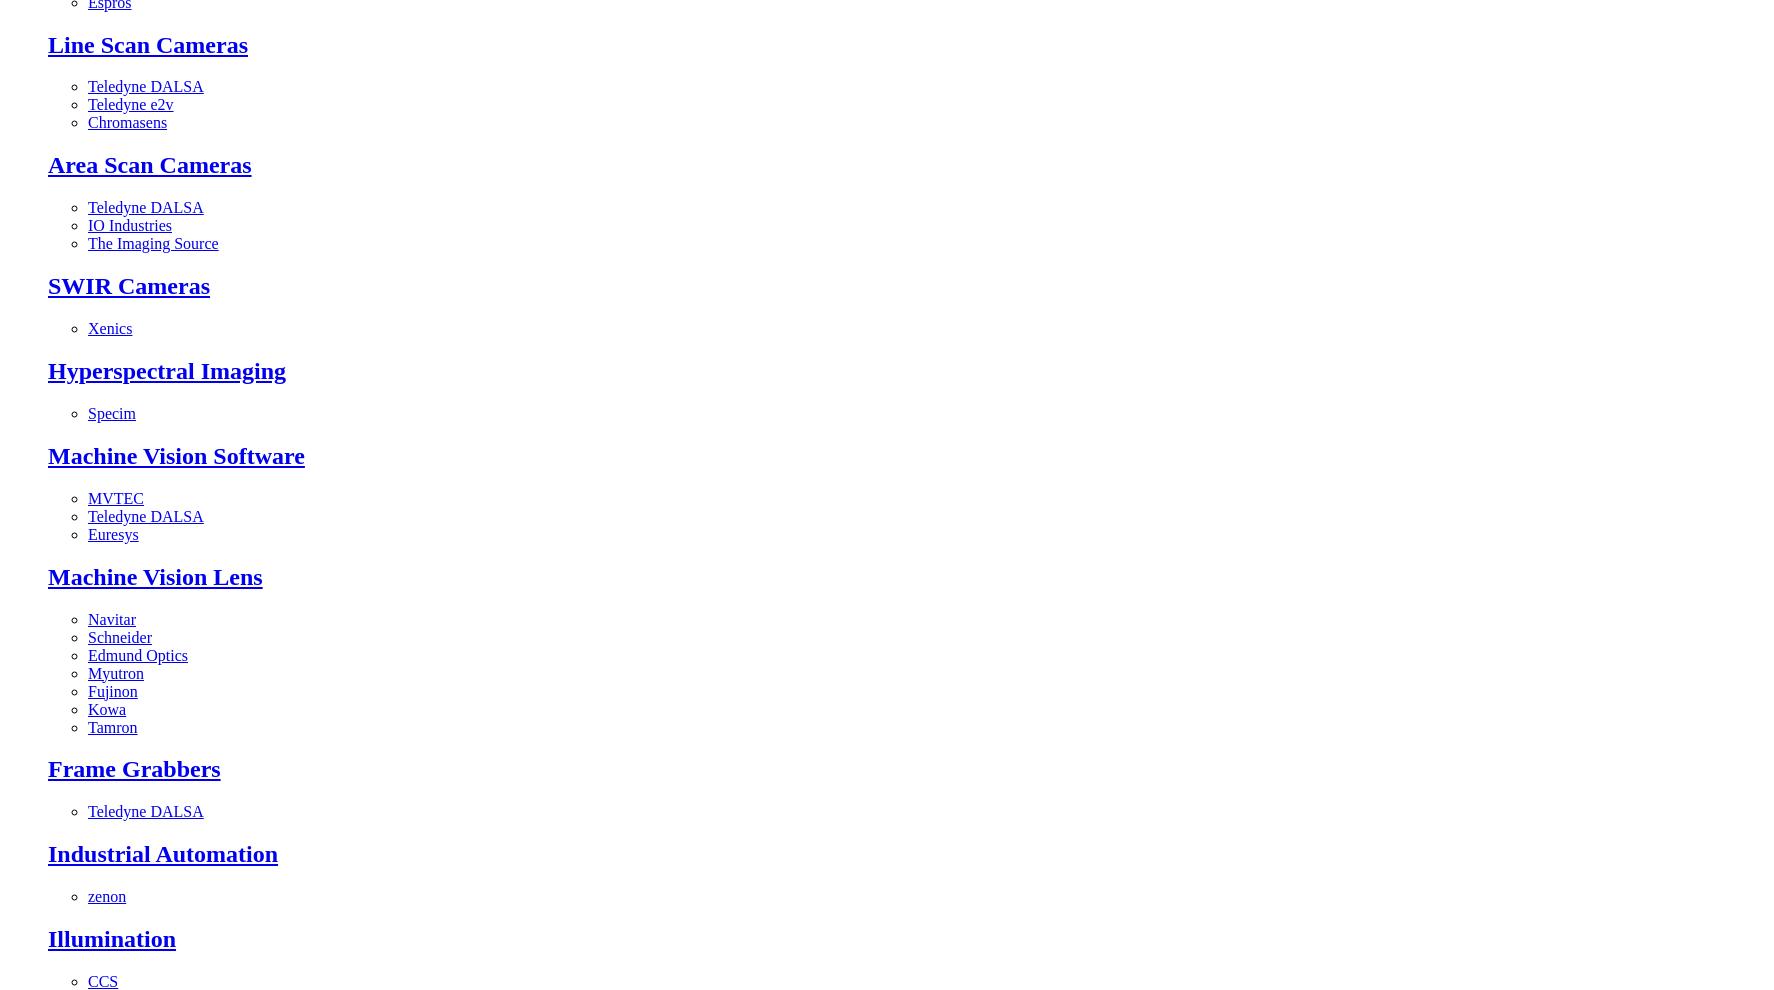 The width and height of the screenshot is (1774, 990). I want to click on 'Xenics', so click(86, 327).